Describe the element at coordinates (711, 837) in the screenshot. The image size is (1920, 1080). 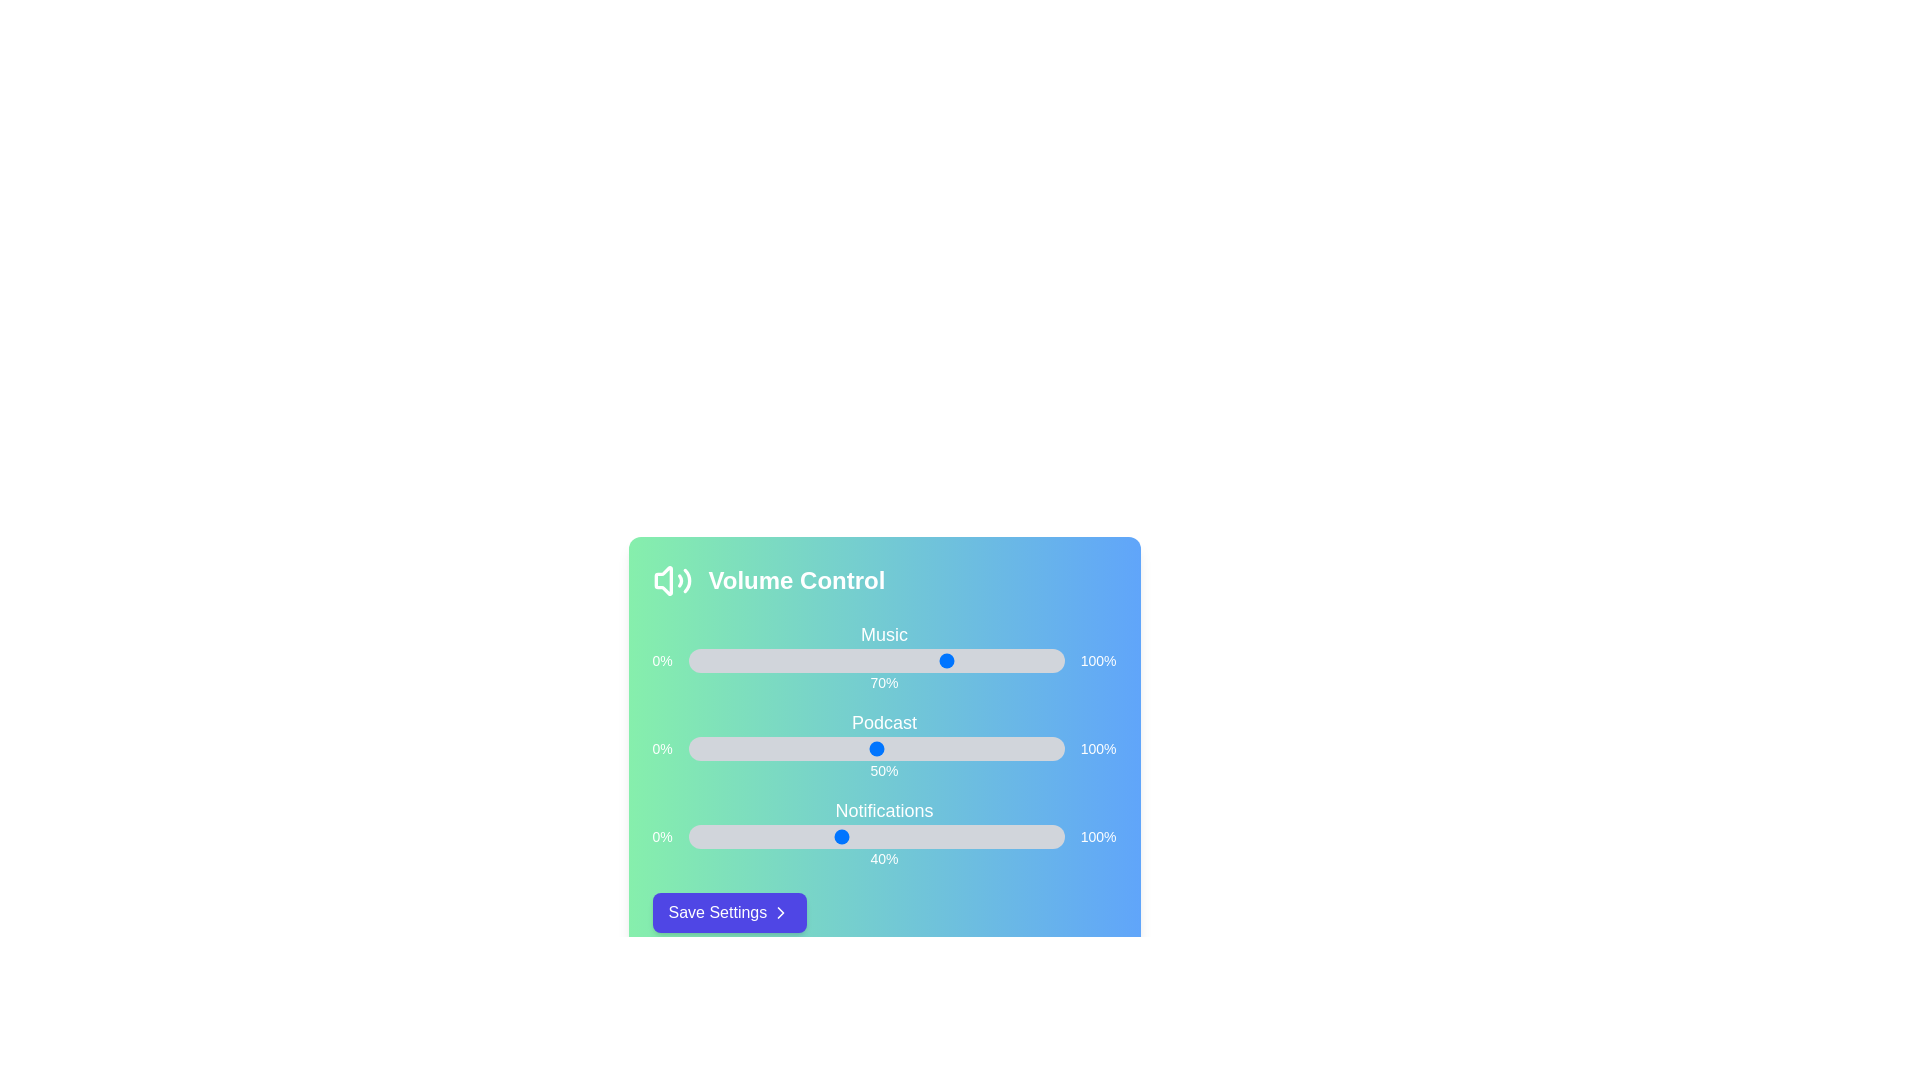
I see `the 'Notifications' volume slider to 6%` at that location.